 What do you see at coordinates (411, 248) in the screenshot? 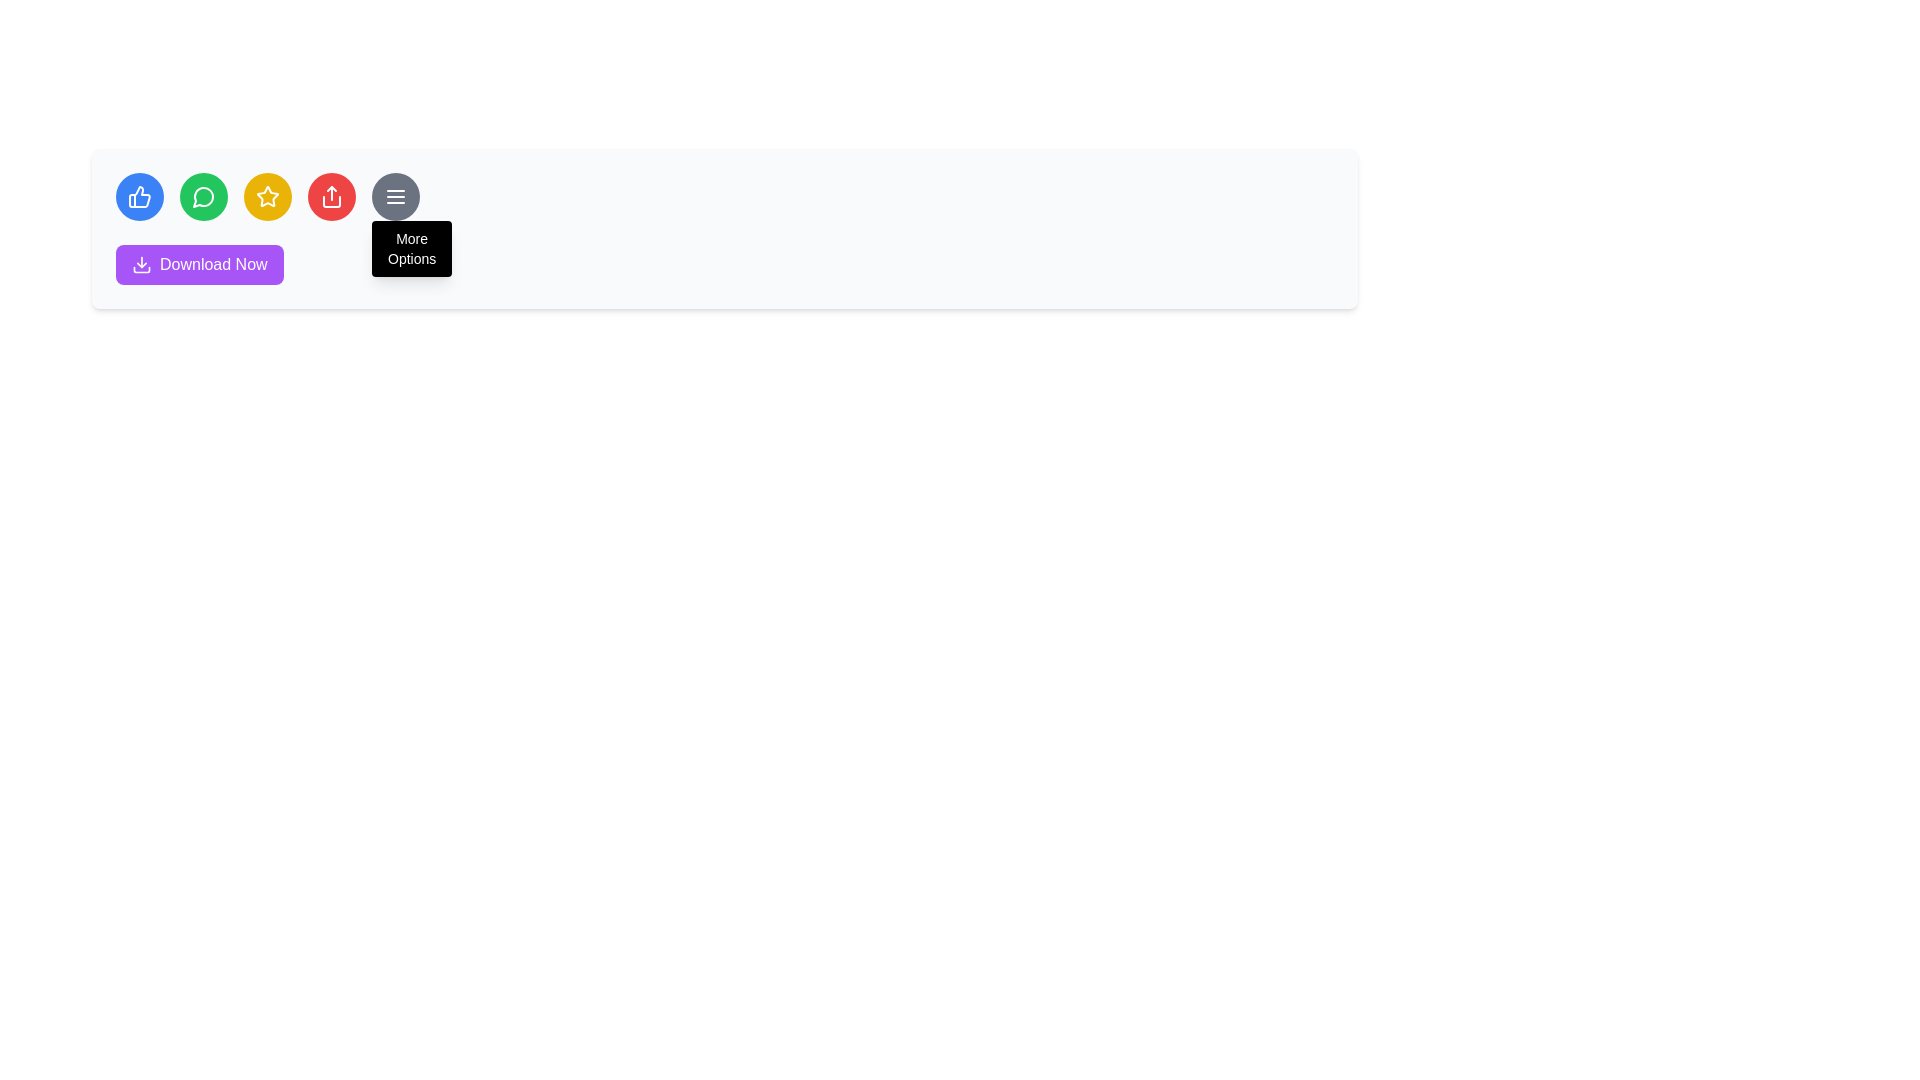
I see `the informational tooltip associated with the 'More Options' button, which appears directly beneath the circular button with a hamburger icon` at bounding box center [411, 248].